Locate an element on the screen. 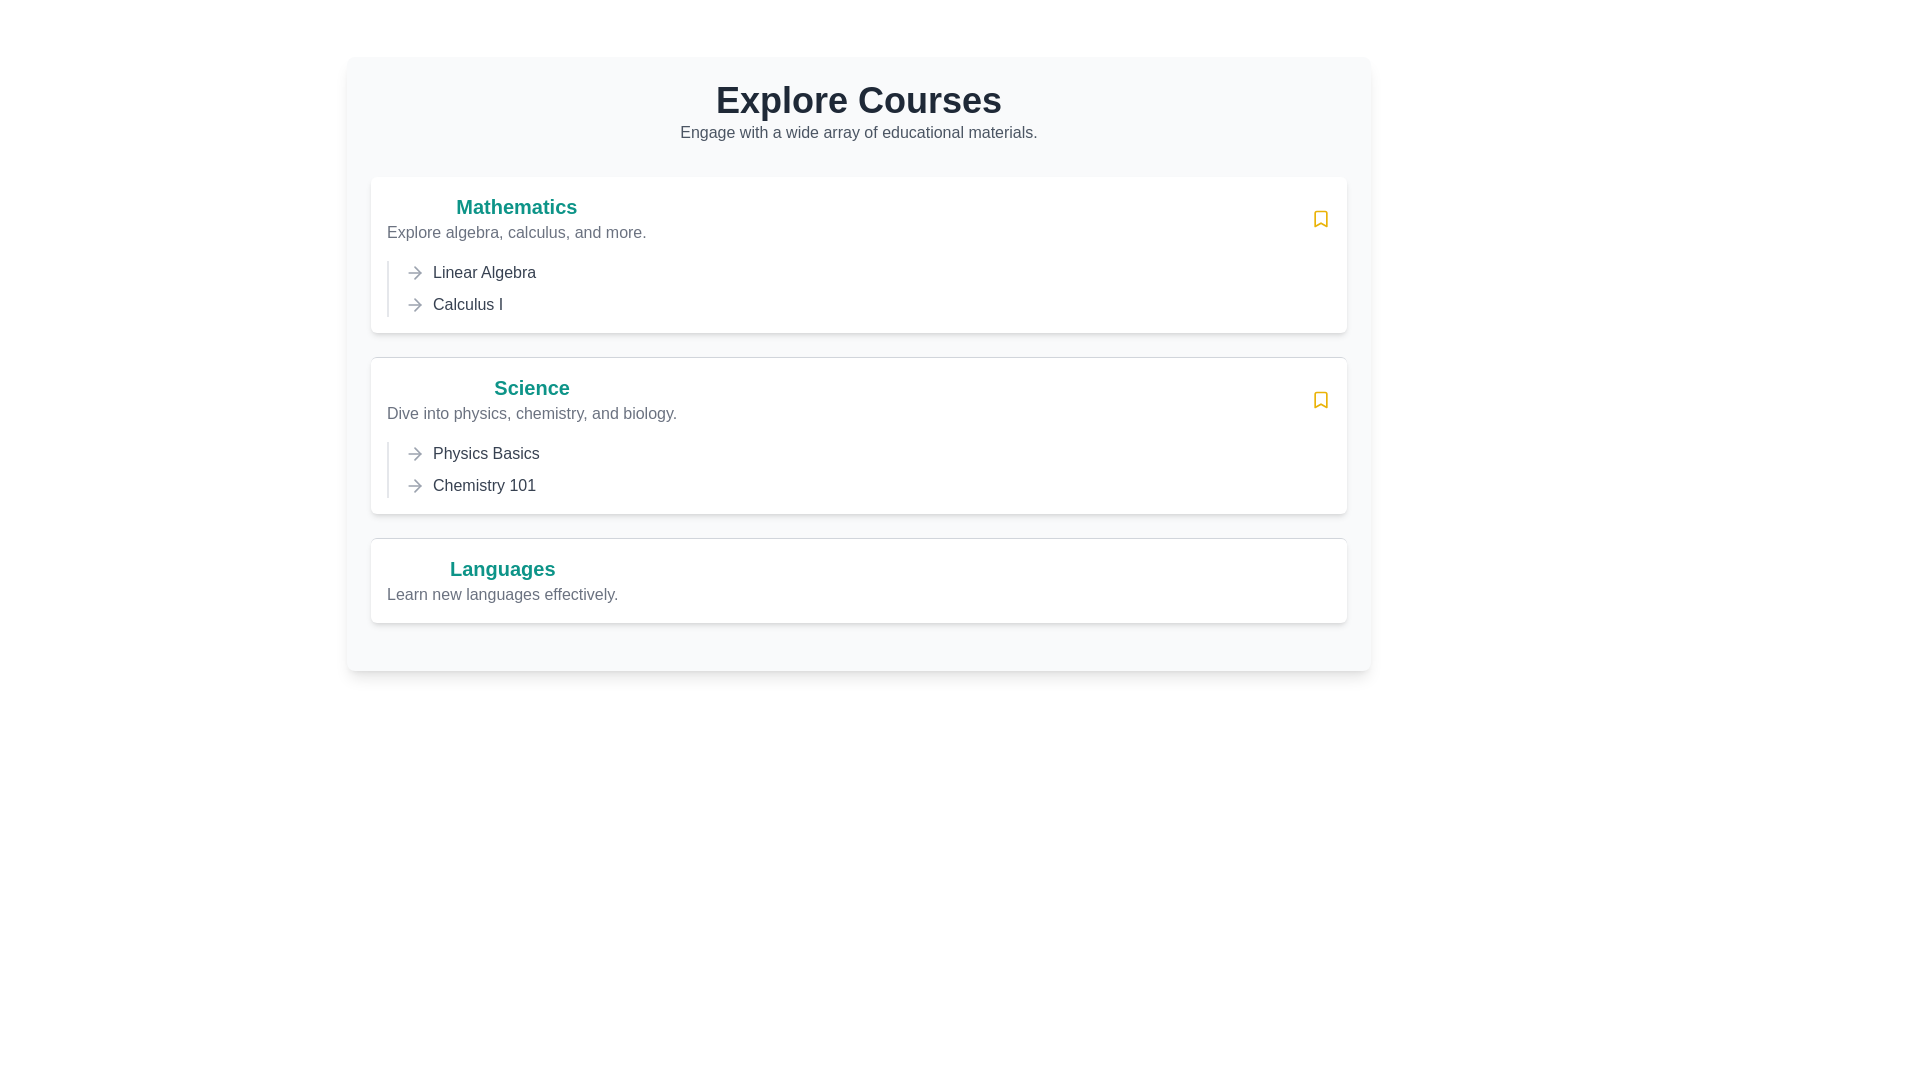 Image resolution: width=1920 pixels, height=1080 pixels. the header text label indicating the 'Science' topic is located at coordinates (532, 388).